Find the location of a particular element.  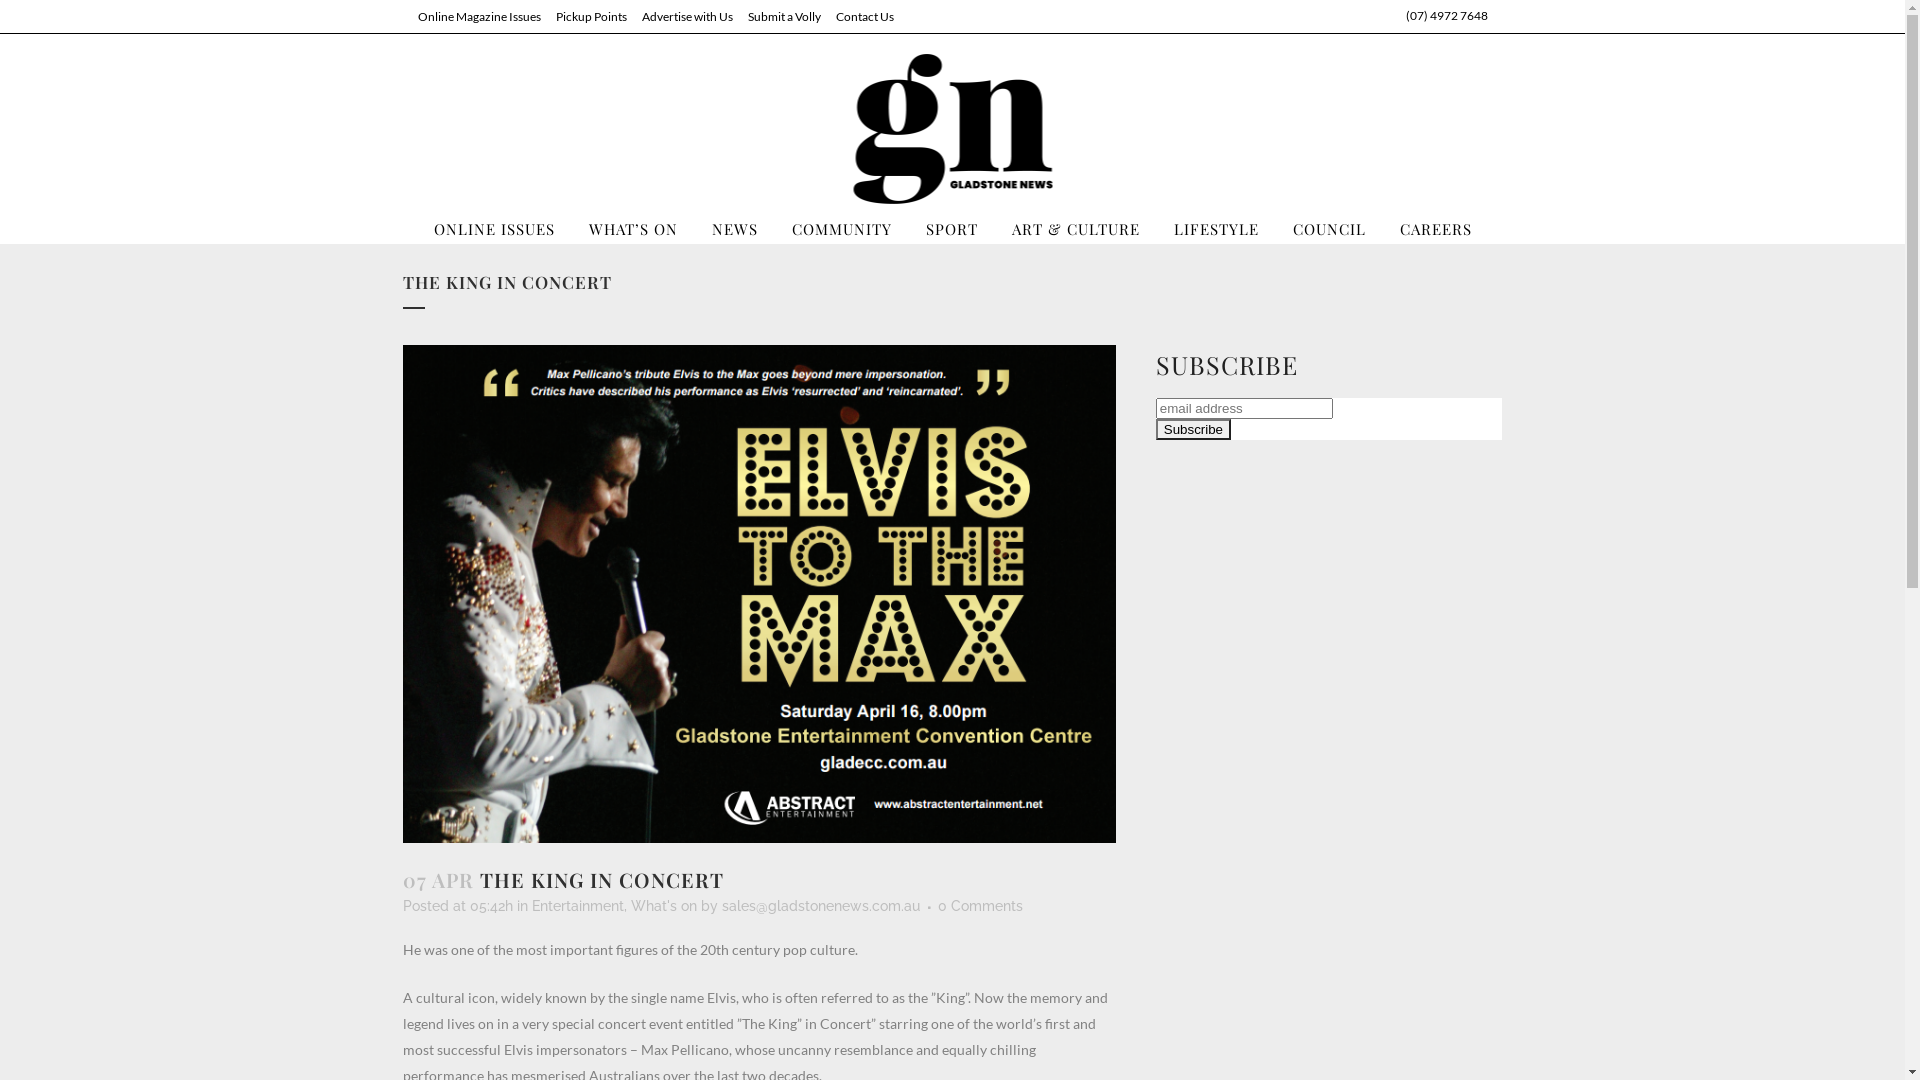

'NEWS' is located at coordinates (733, 227).